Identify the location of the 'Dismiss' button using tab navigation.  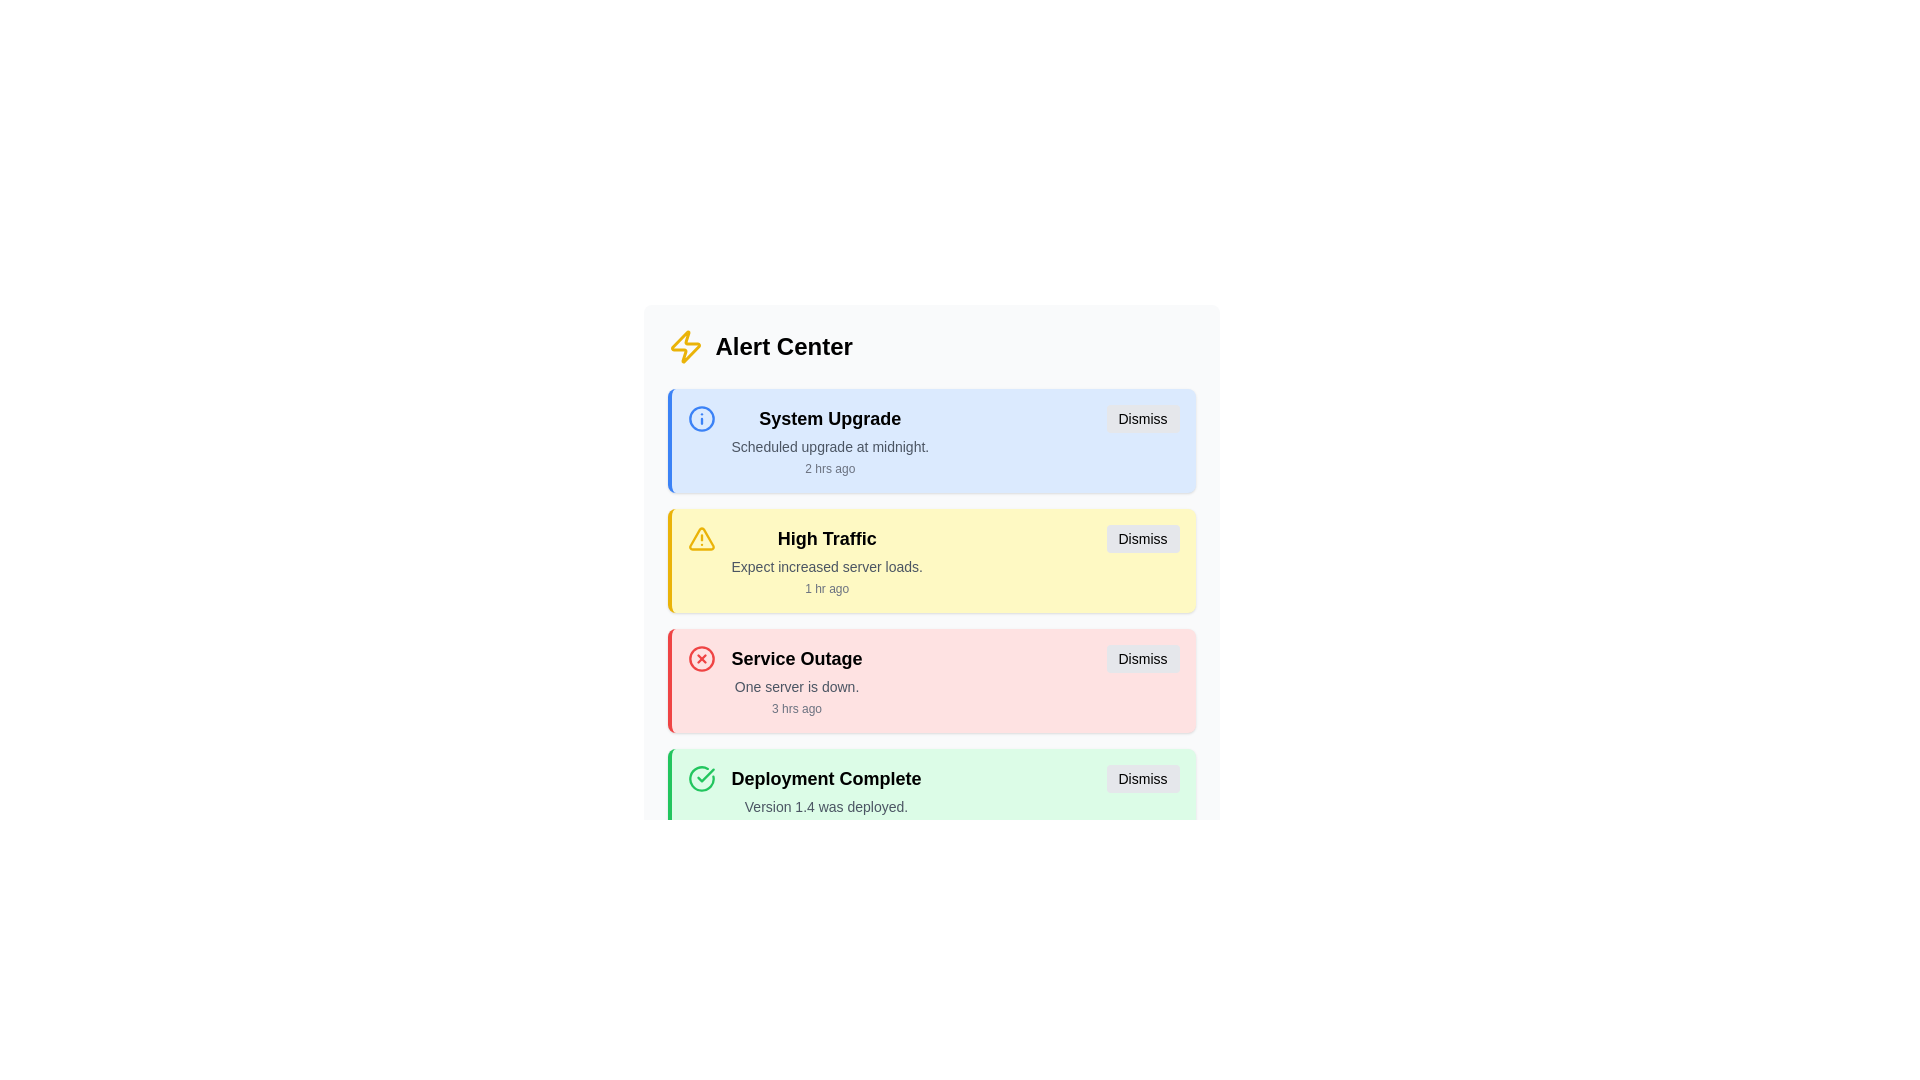
(1142, 538).